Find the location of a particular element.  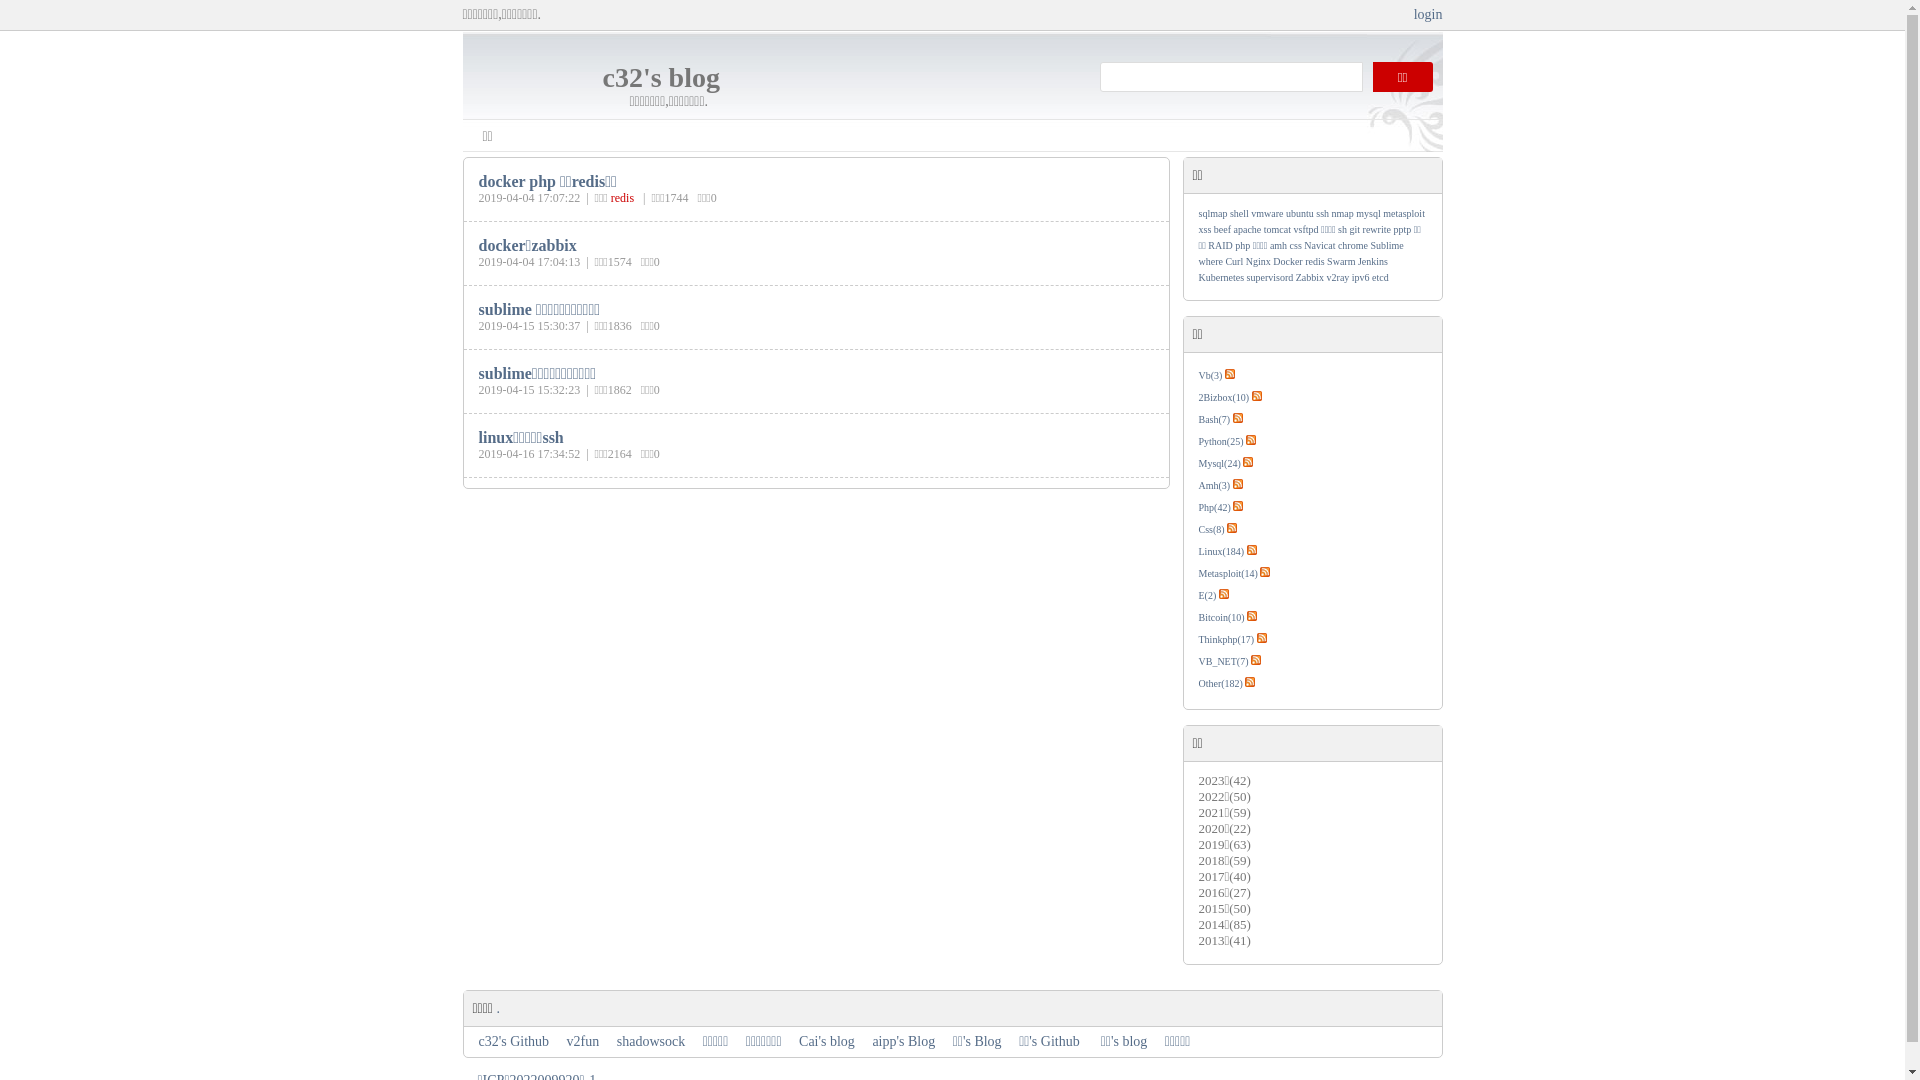

'Nginx' is located at coordinates (1257, 260).